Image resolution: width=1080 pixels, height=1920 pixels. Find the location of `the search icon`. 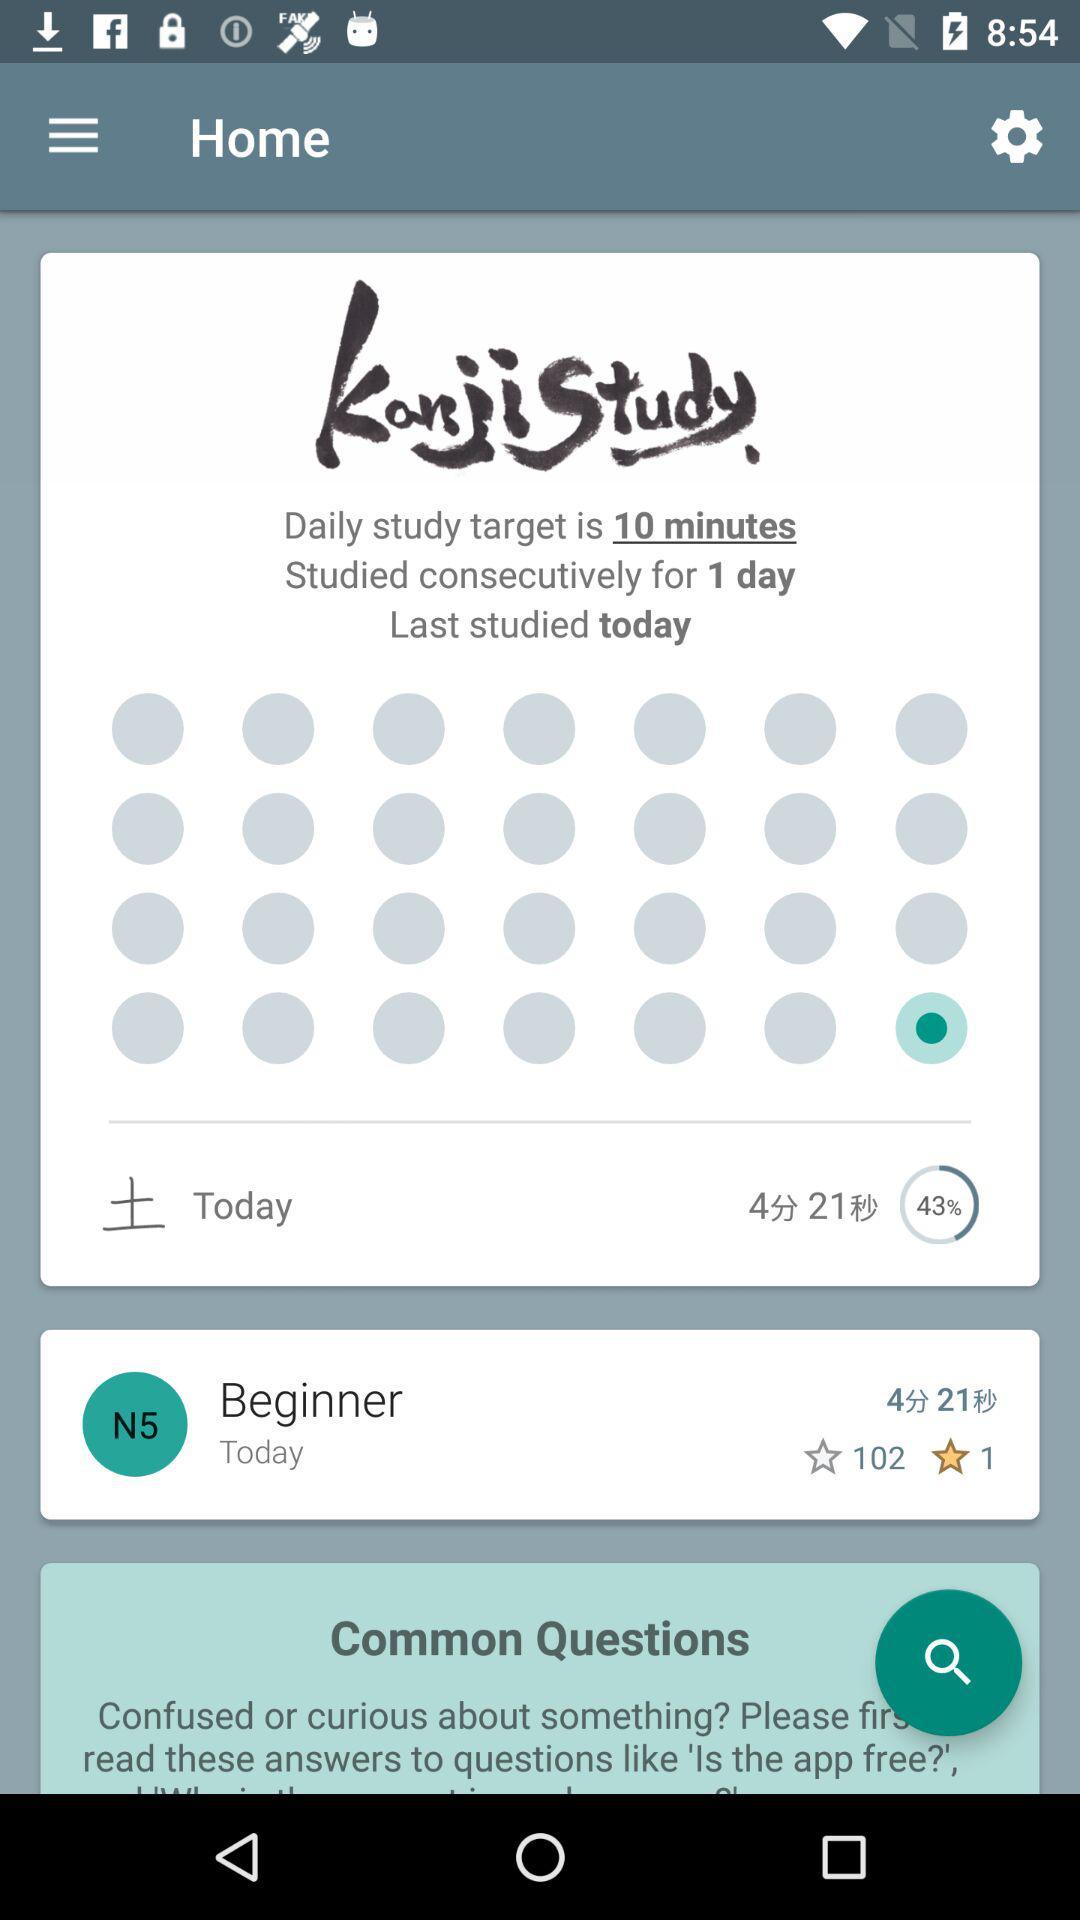

the search icon is located at coordinates (947, 1662).